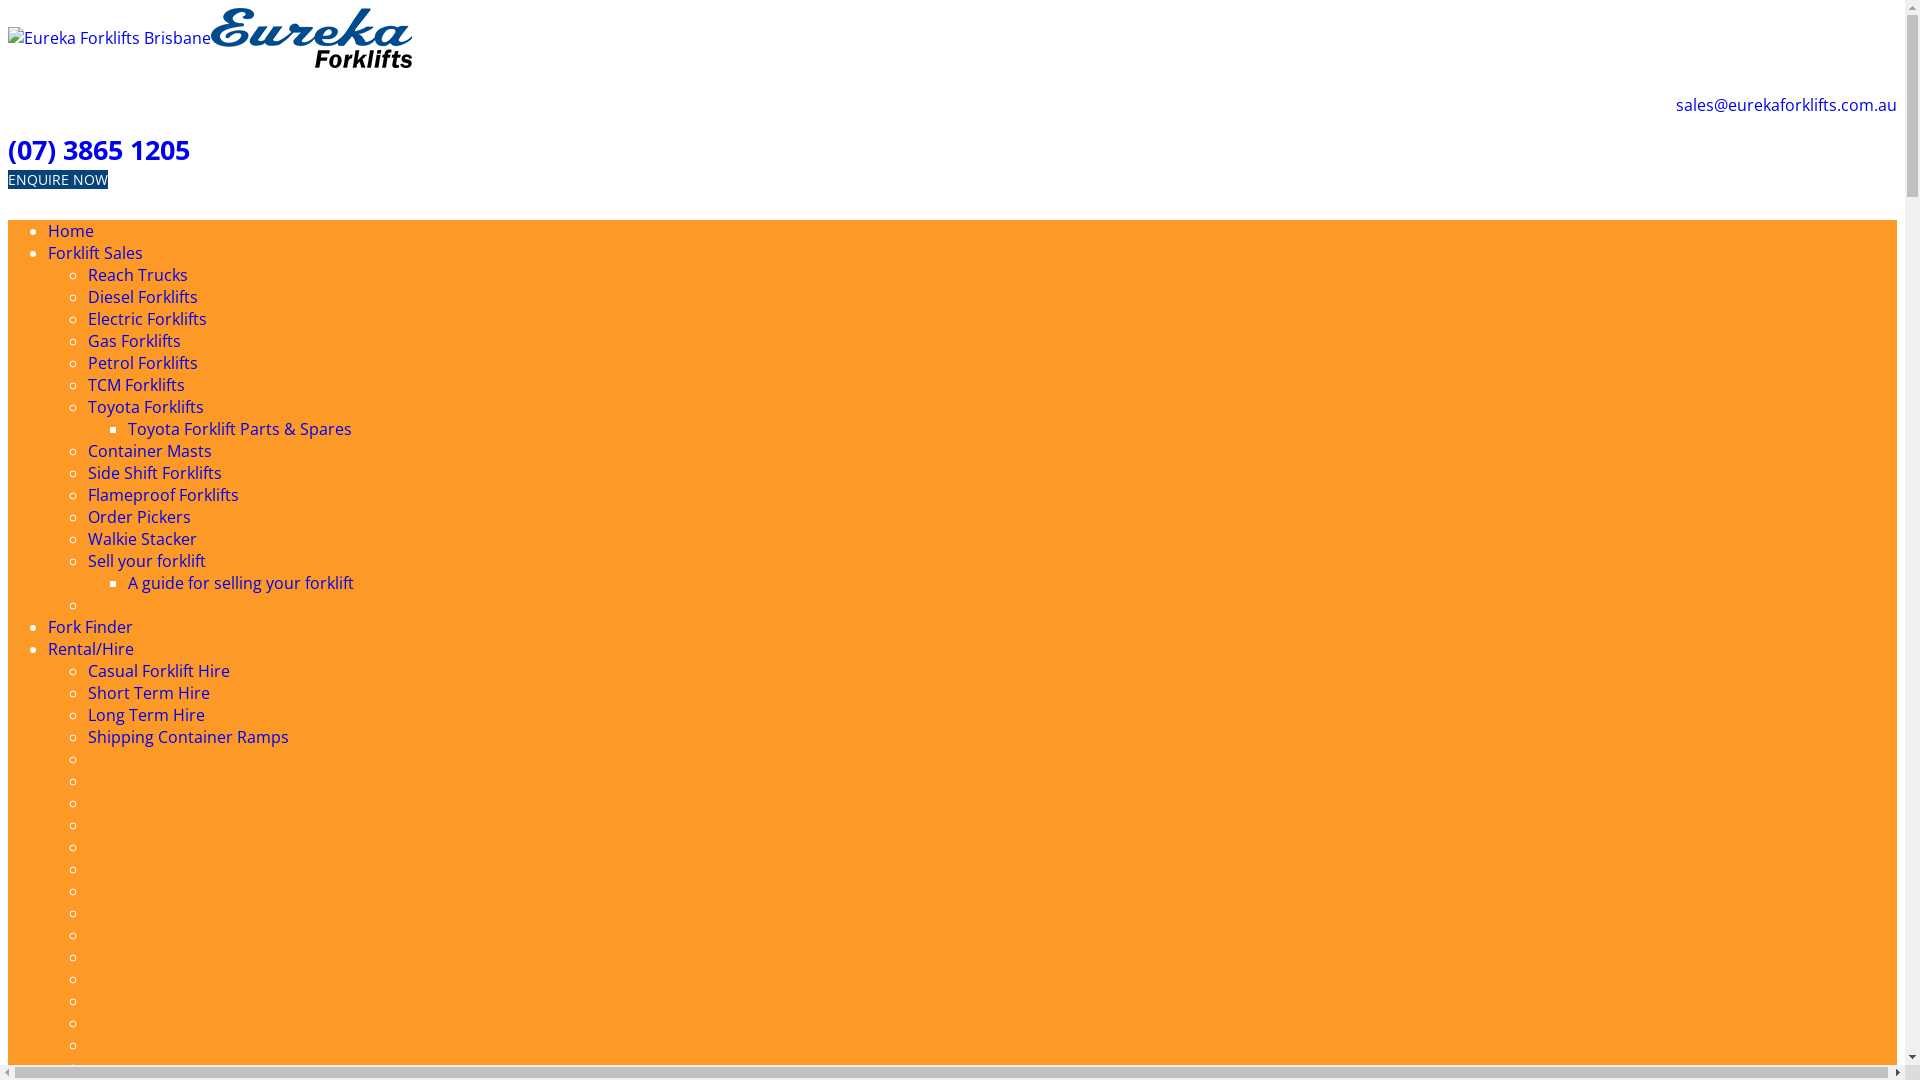 This screenshot has width=1920, height=1080. What do you see at coordinates (142, 362) in the screenshot?
I see `'Petrol Forklifts'` at bounding box center [142, 362].